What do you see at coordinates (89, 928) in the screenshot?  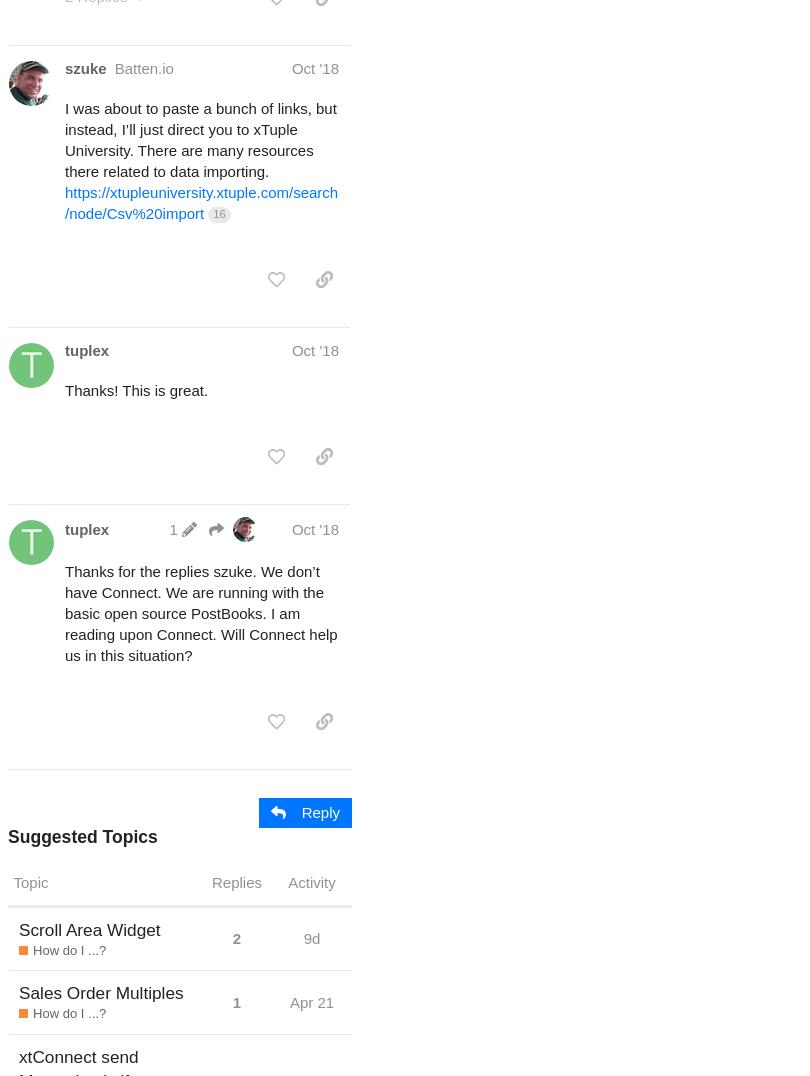 I see `'Scroll Area Widget'` at bounding box center [89, 928].